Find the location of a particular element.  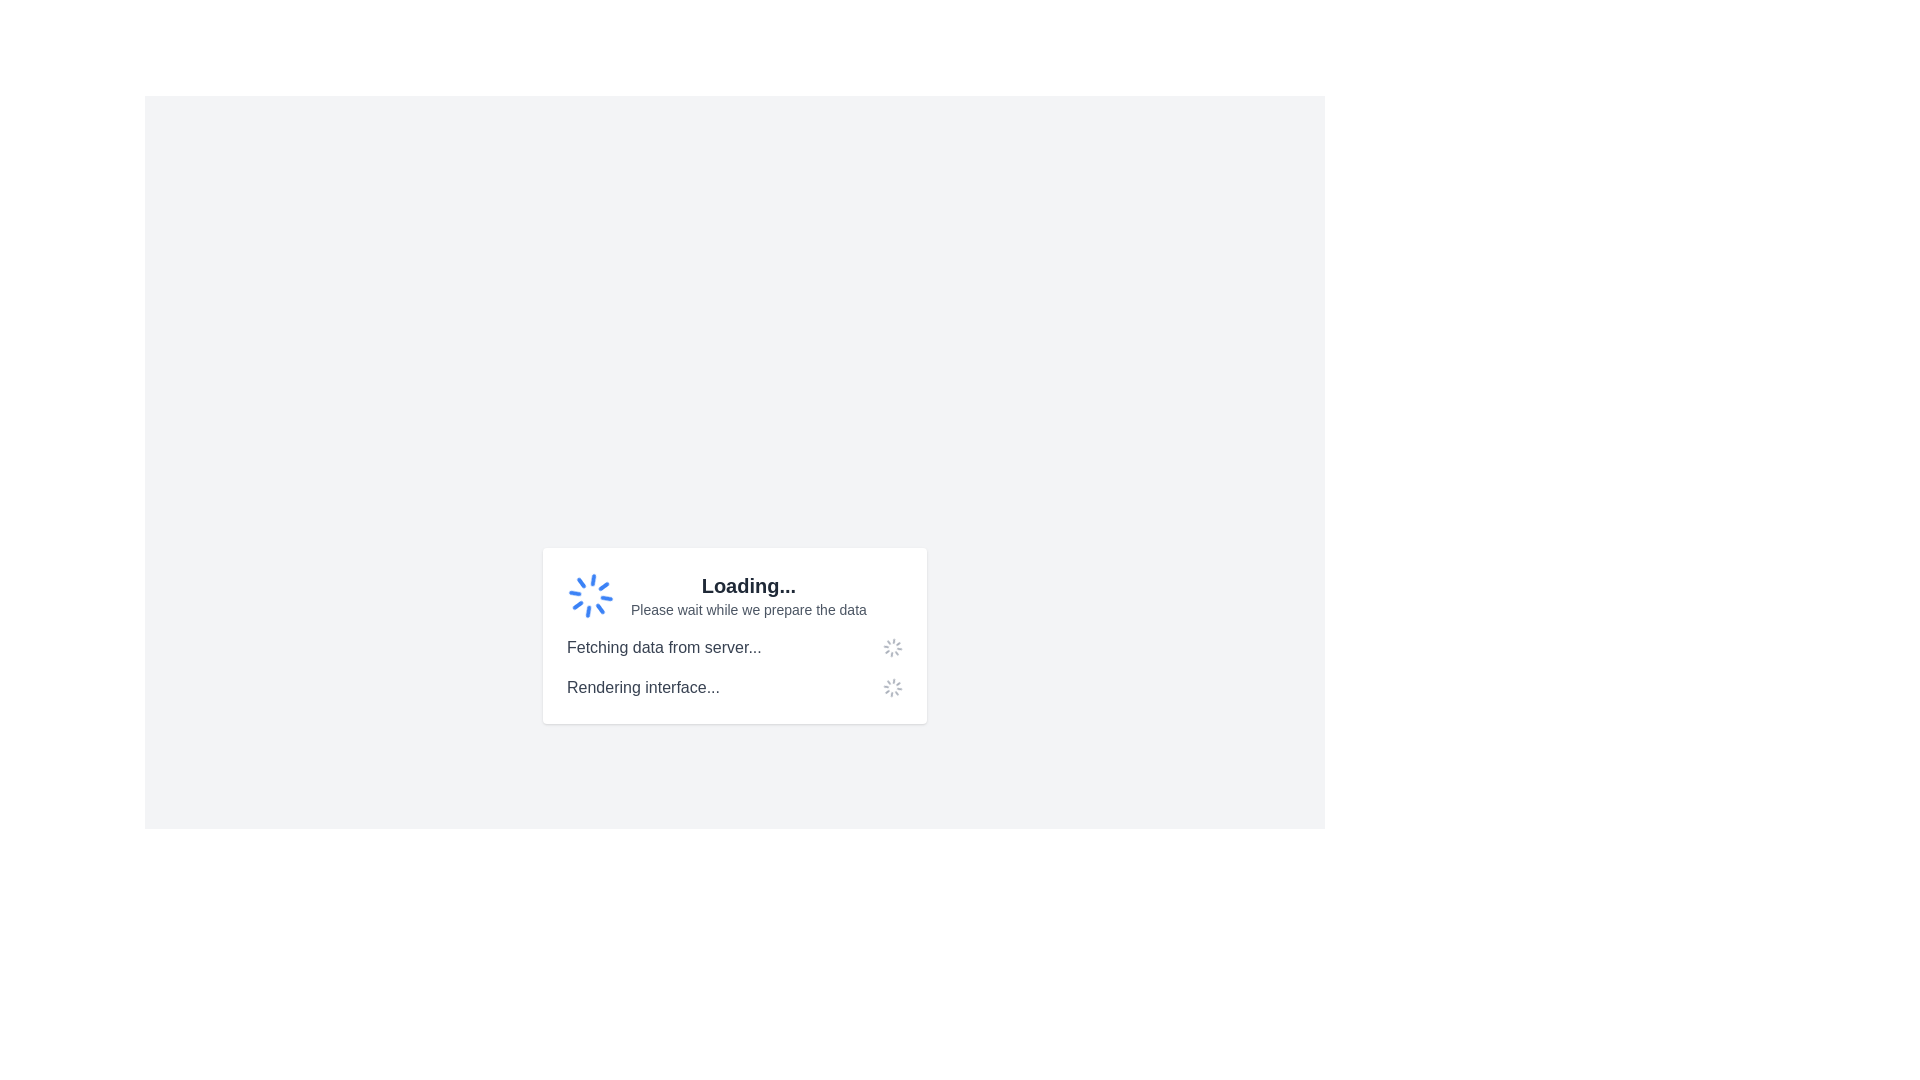

the circular loader icon with a spinning animation, which is styled in light gray and located next to the text 'Fetching data from server...' is located at coordinates (891, 648).